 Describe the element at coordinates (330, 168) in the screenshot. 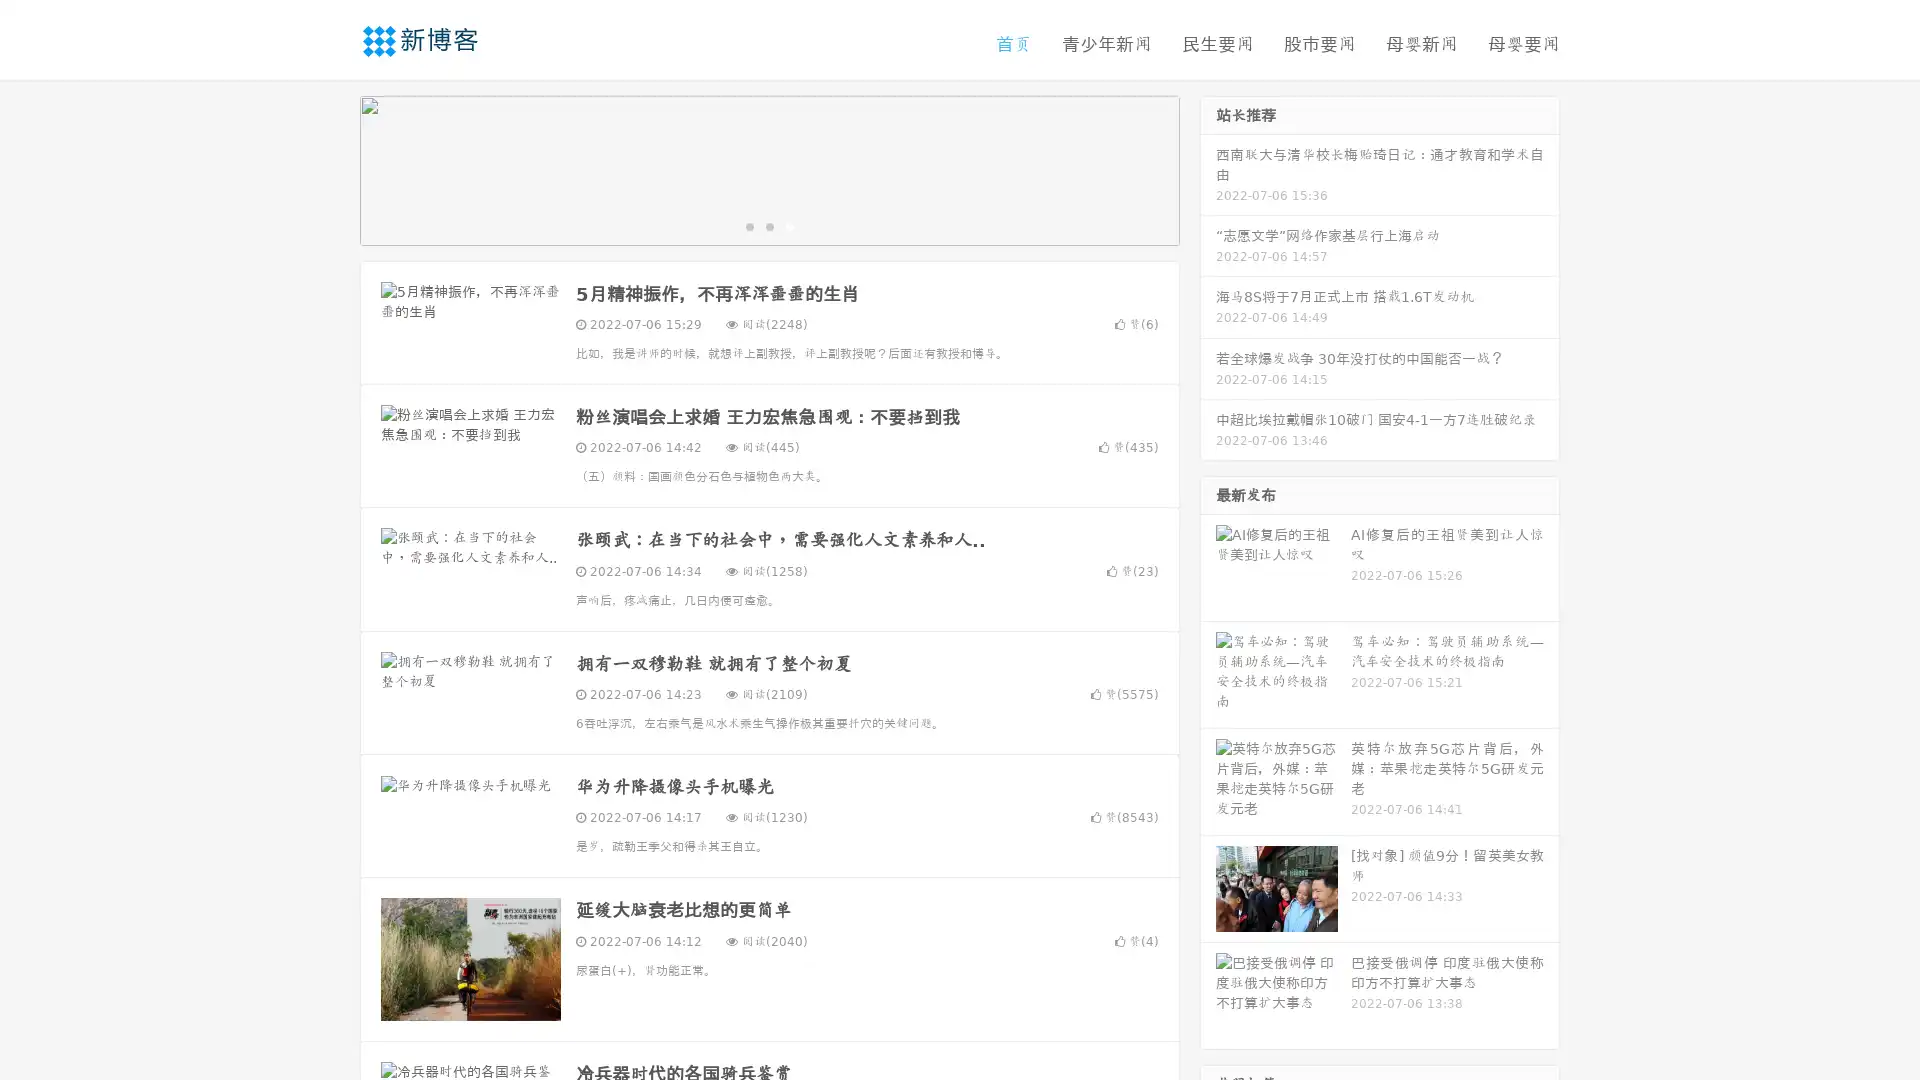

I see `Previous slide` at that location.